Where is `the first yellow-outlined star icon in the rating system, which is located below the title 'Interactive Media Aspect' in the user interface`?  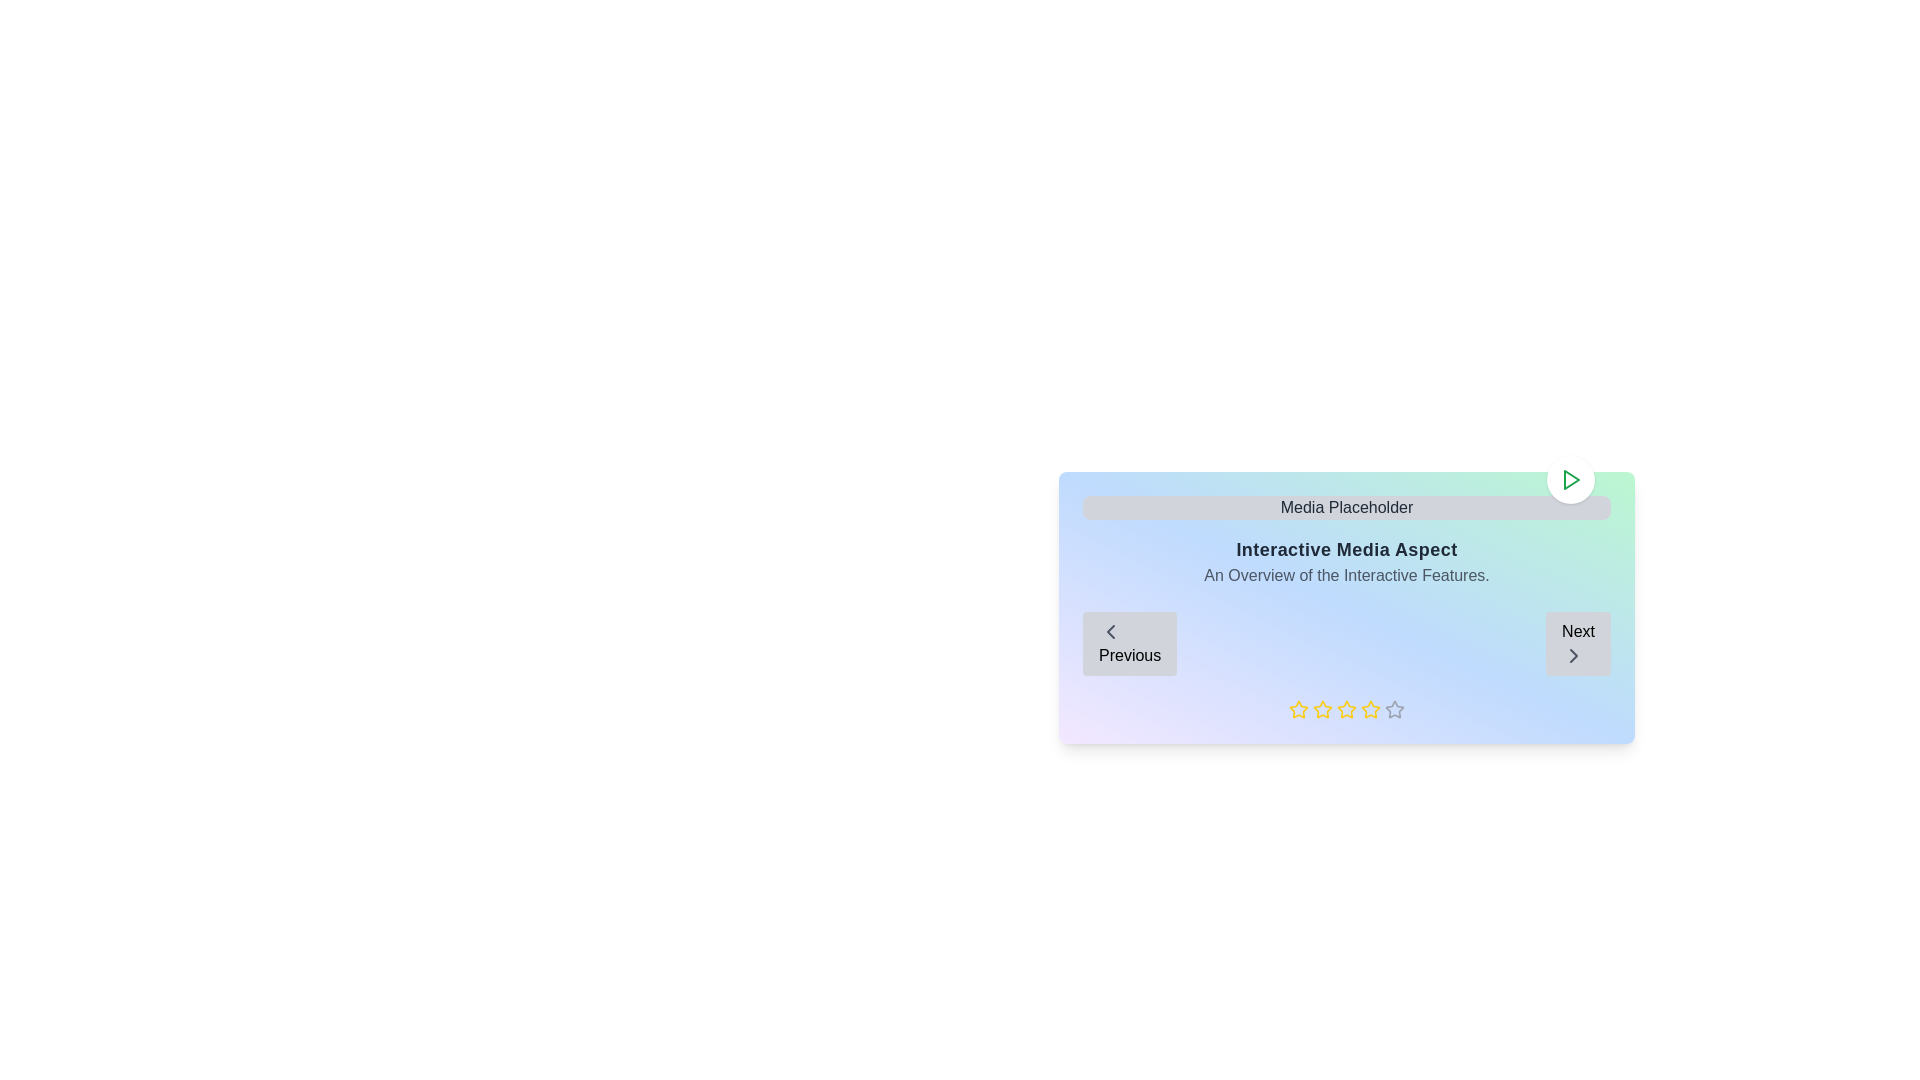 the first yellow-outlined star icon in the rating system, which is located below the title 'Interactive Media Aspect' in the user interface is located at coordinates (1299, 708).